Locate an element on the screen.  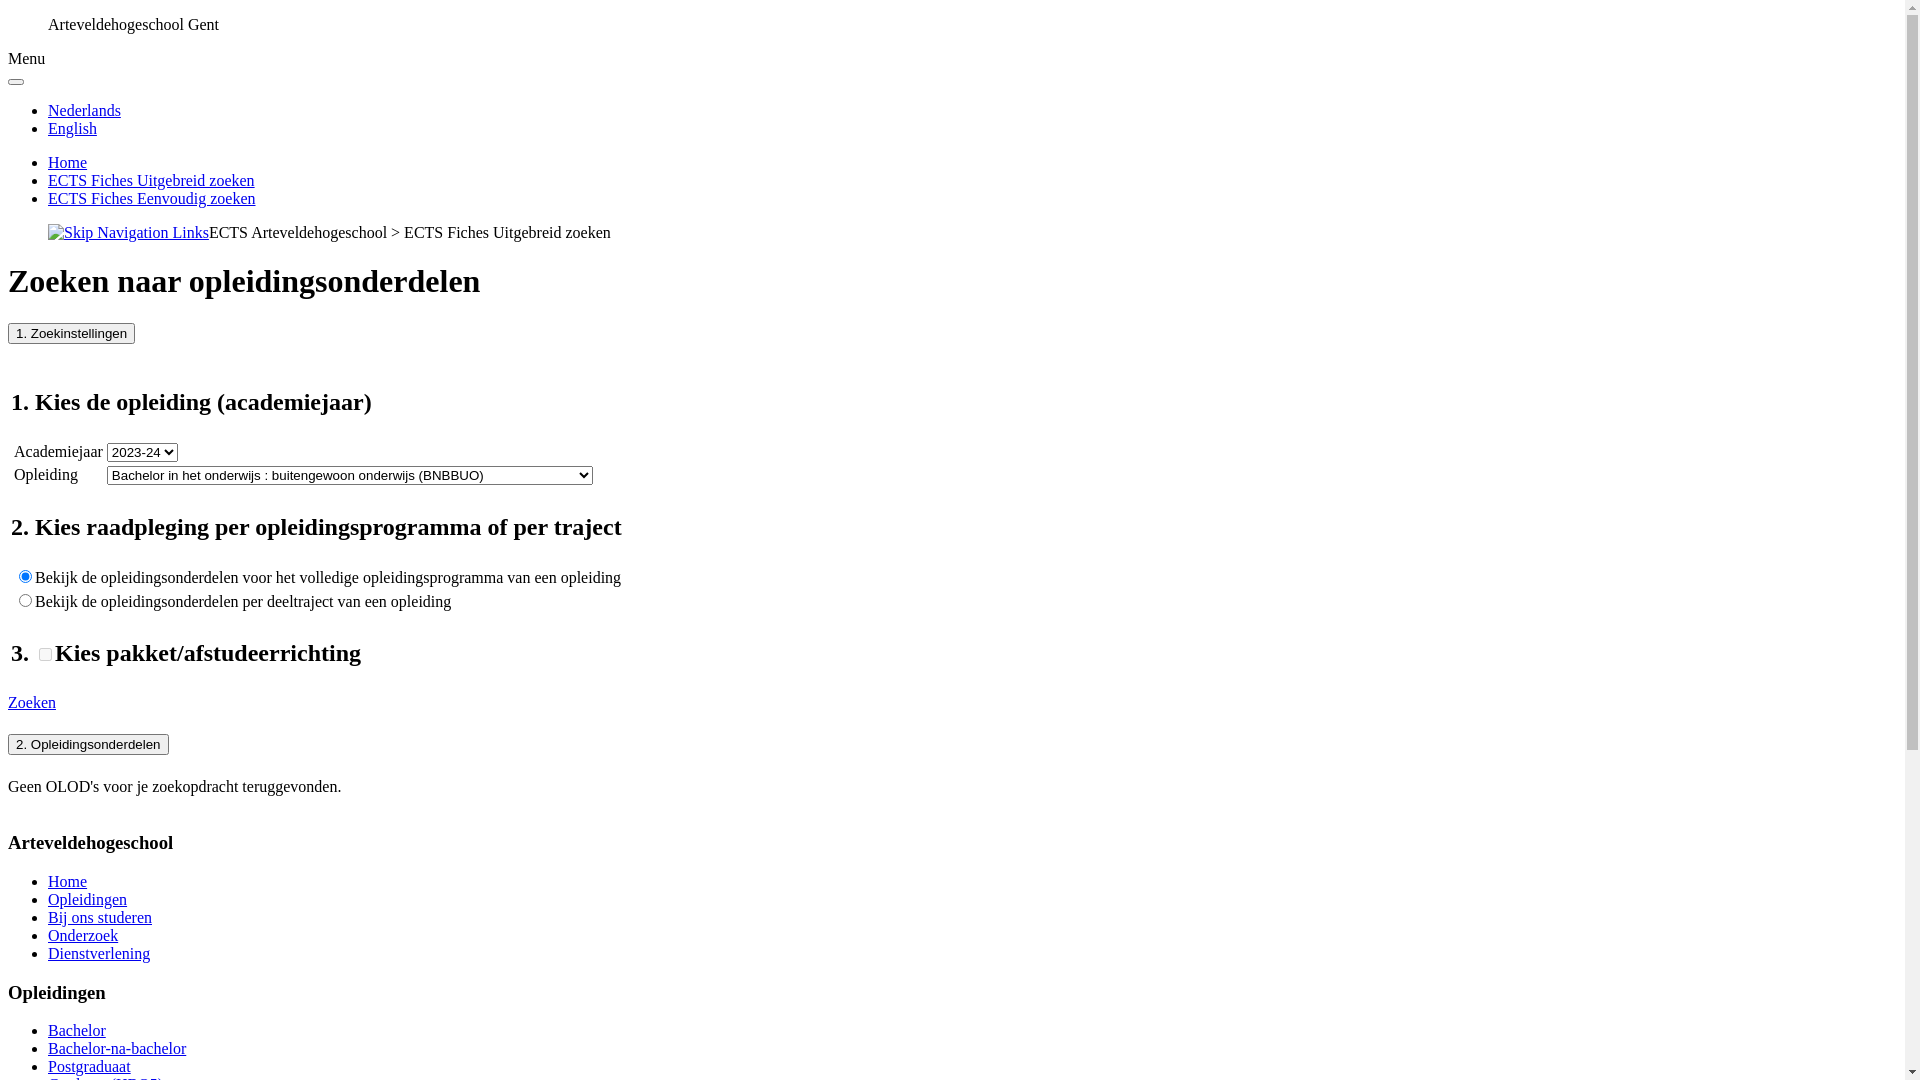
'Nederlands' is located at coordinates (83, 110).